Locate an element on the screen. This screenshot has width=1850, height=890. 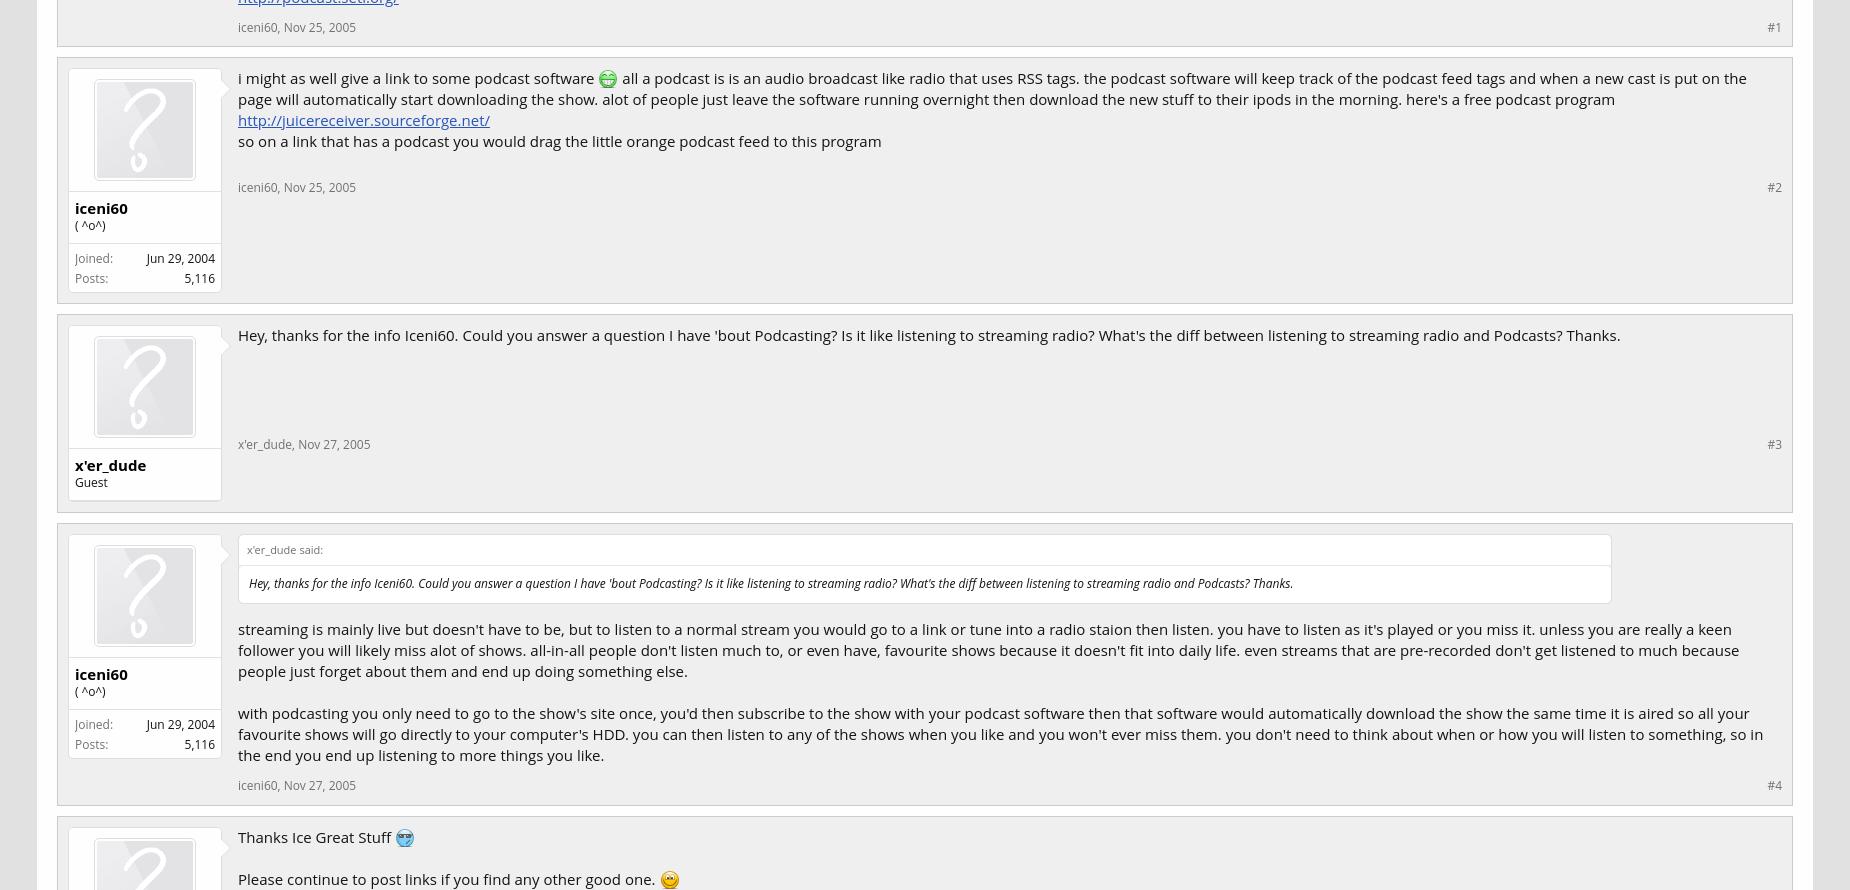
'with podcasting you only need to go to the show's site once, you'd then subscribe to the show with your podcast software then that software would automatically download the show the same time it is aired so all your favourite shows will go directly to your computer's HDD. you can then listen to any of the shows when you like and you won't ever miss them. you don't need to think about when or how you will listen to something, so in the end you end up listening to more things you like.' is located at coordinates (999, 732).